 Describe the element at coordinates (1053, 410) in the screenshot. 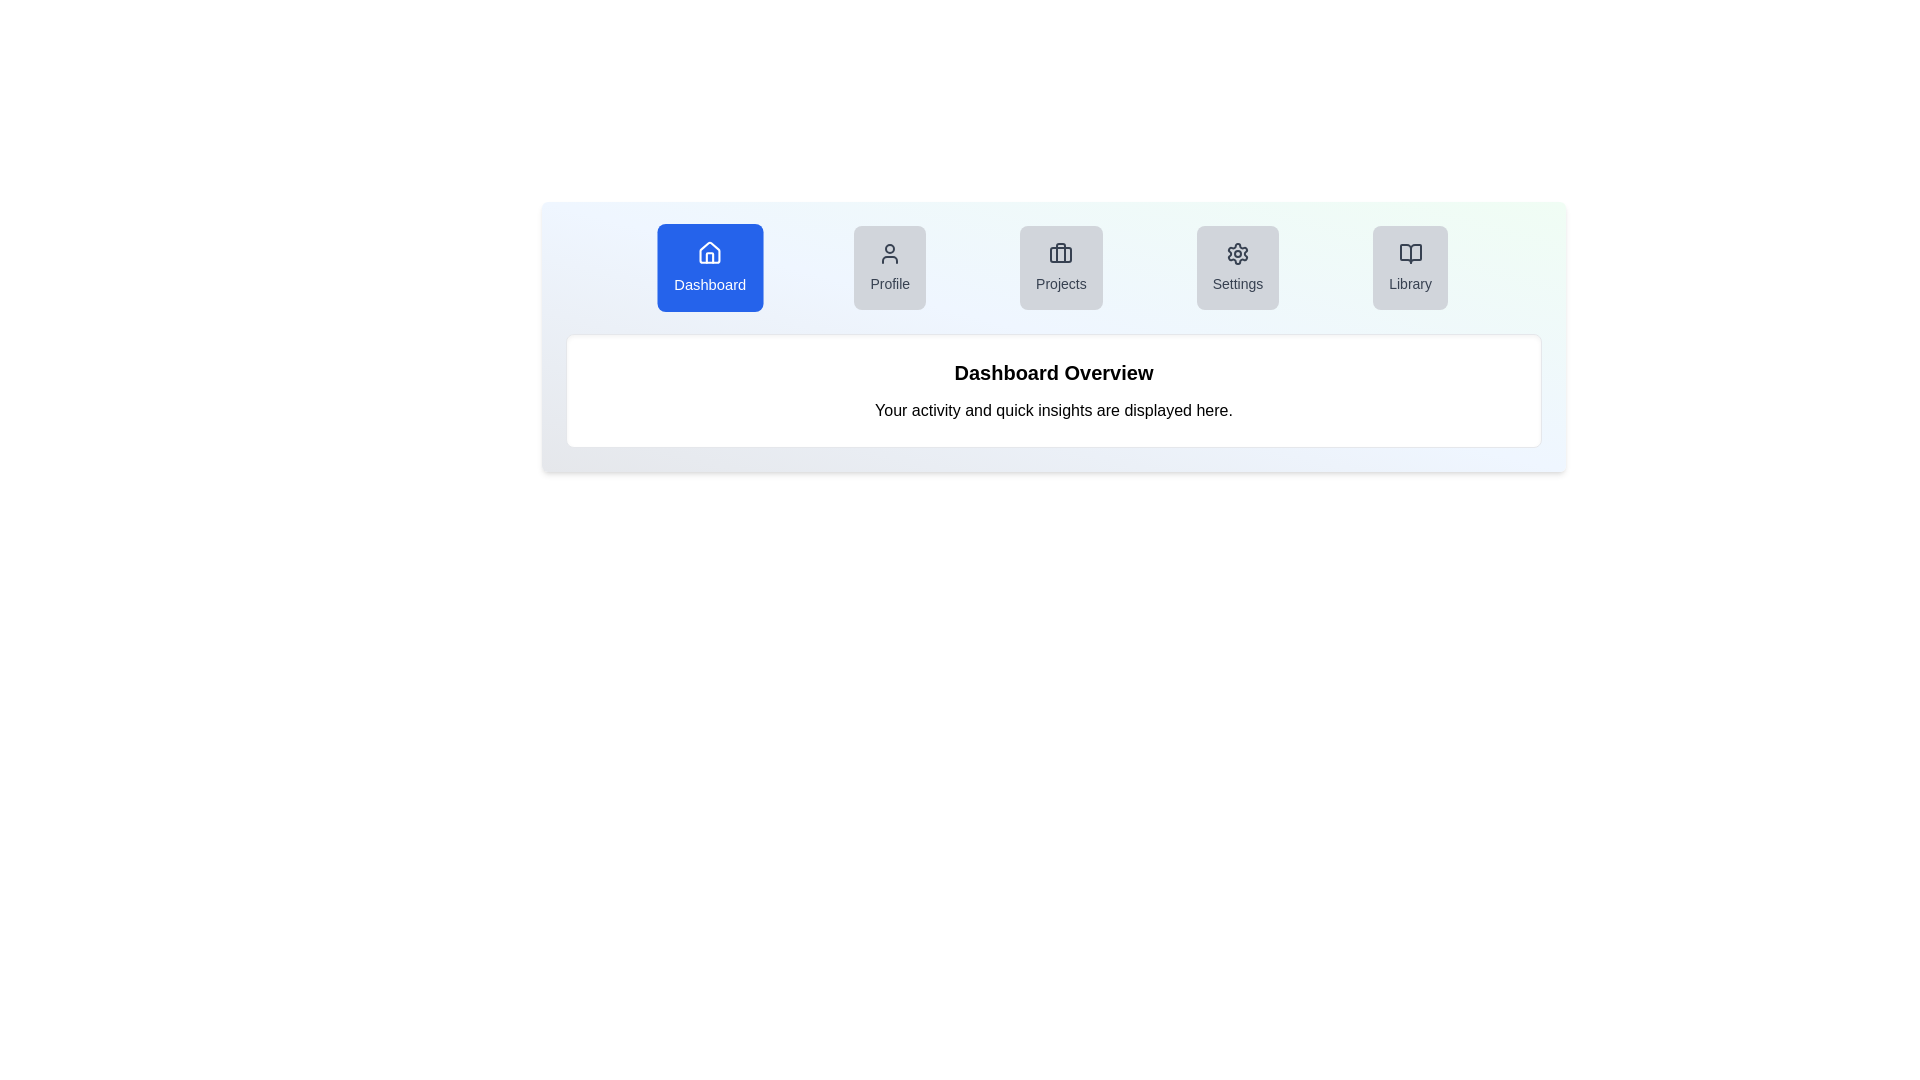

I see `the text label providing guidance below the 'Dashboard Overview' heading` at that location.